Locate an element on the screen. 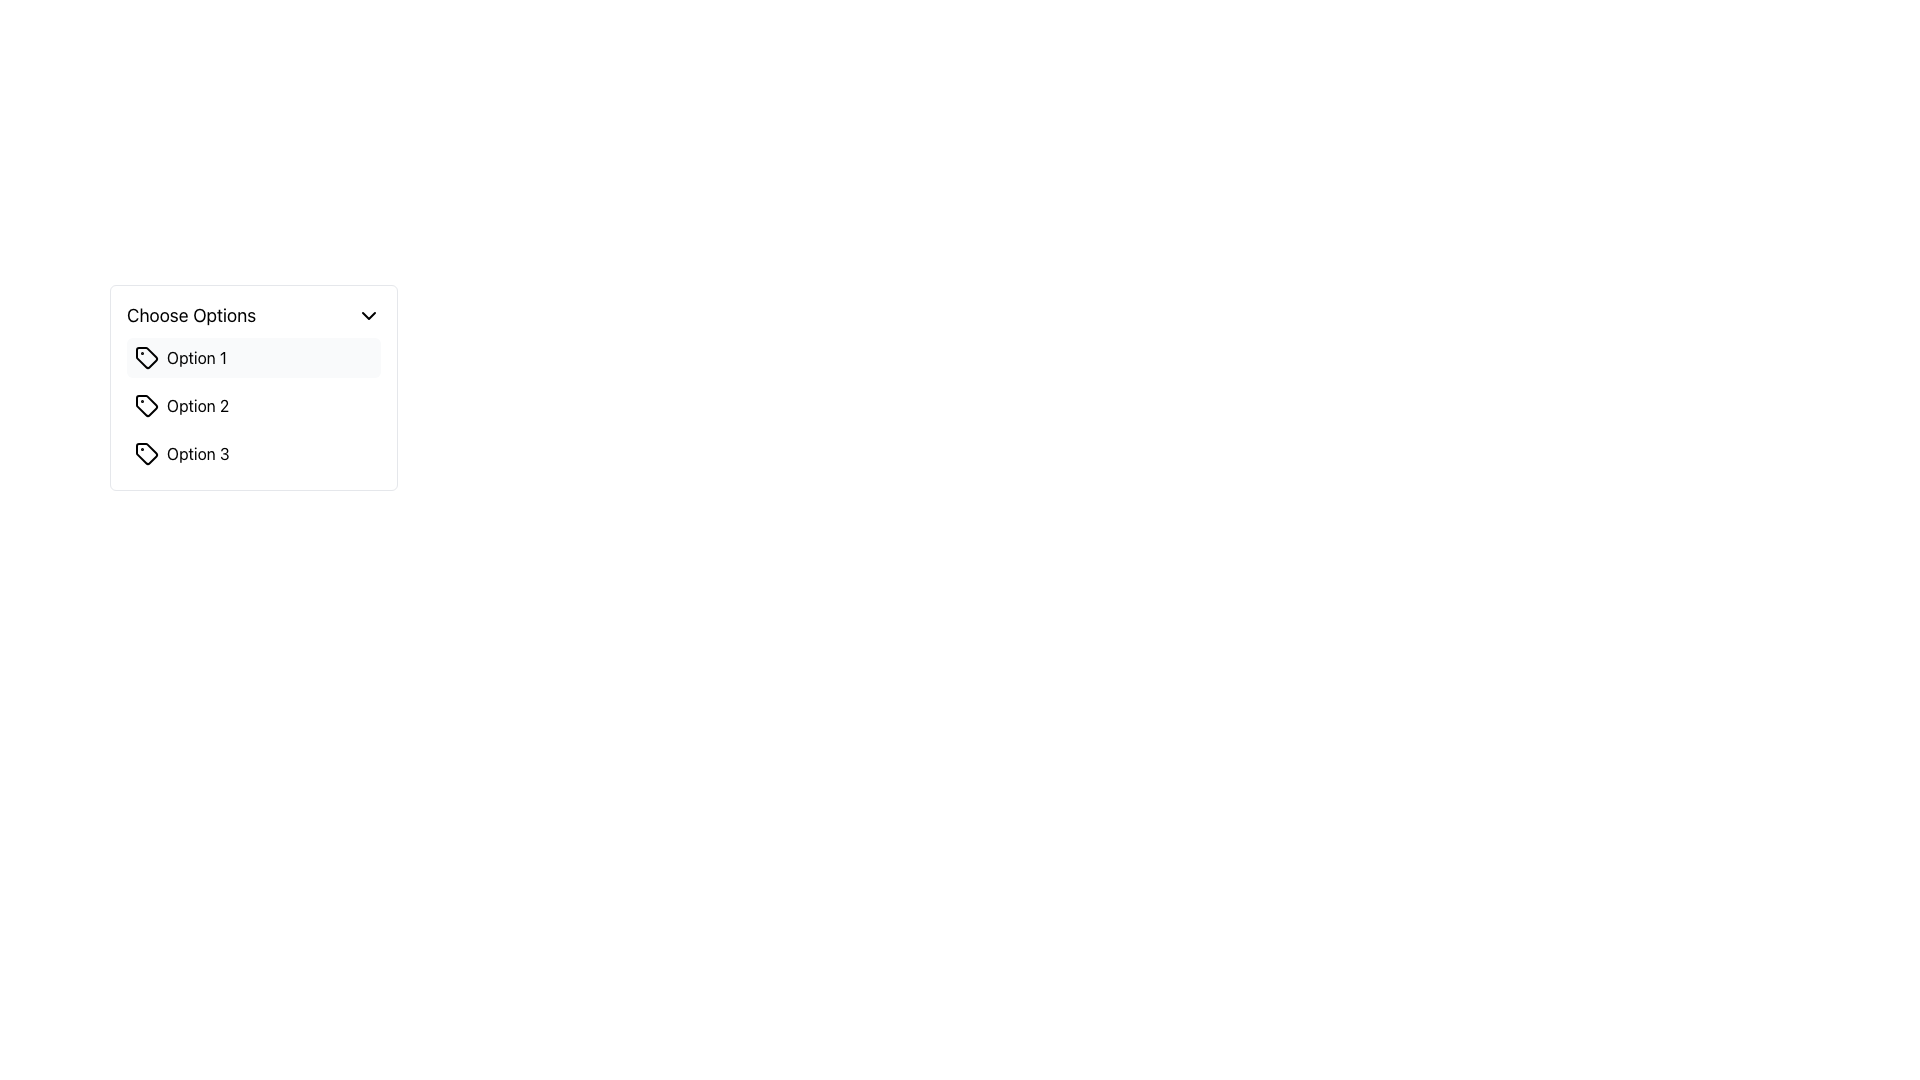  the text 'Option 3', which is the last selectable option in the menu list is located at coordinates (198, 454).